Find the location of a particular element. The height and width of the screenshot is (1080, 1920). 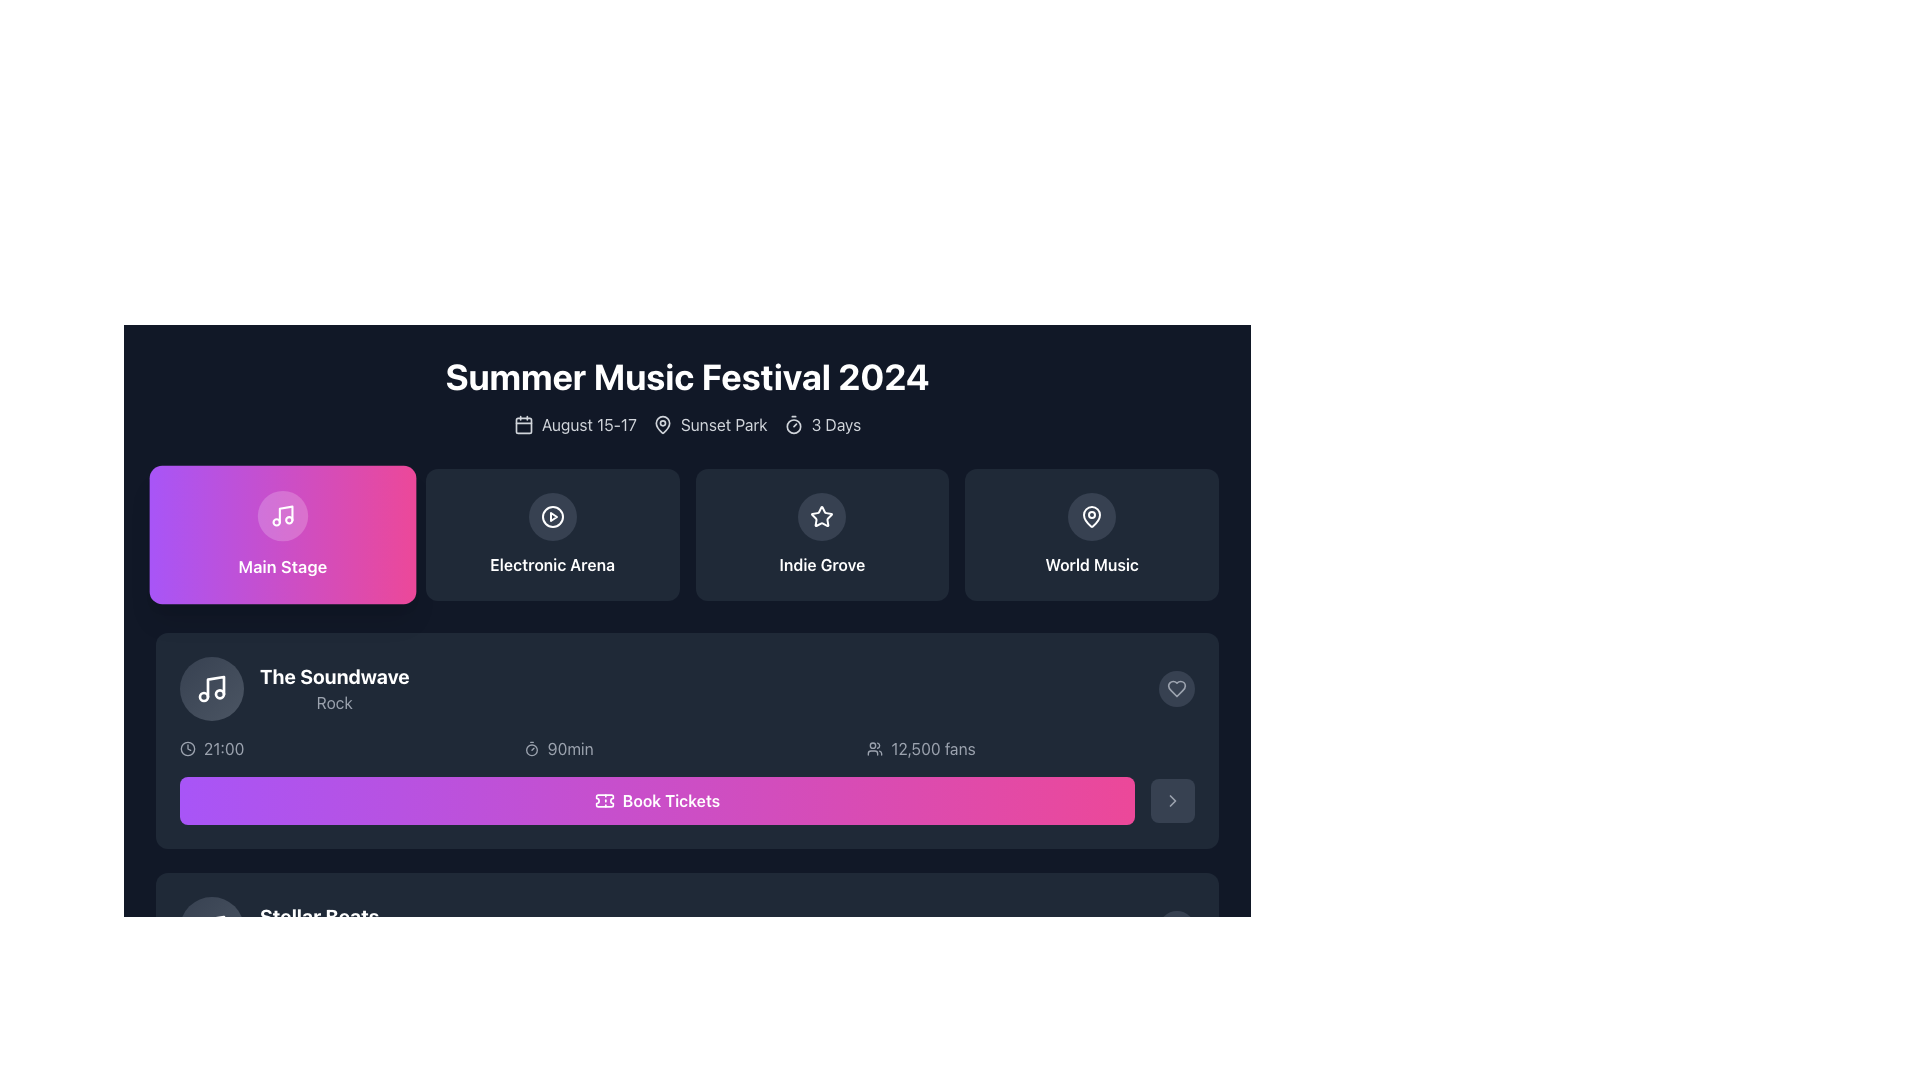

the music icon within the first circular button in the horizontal navigation bar at the top of the interface is located at coordinates (281, 515).